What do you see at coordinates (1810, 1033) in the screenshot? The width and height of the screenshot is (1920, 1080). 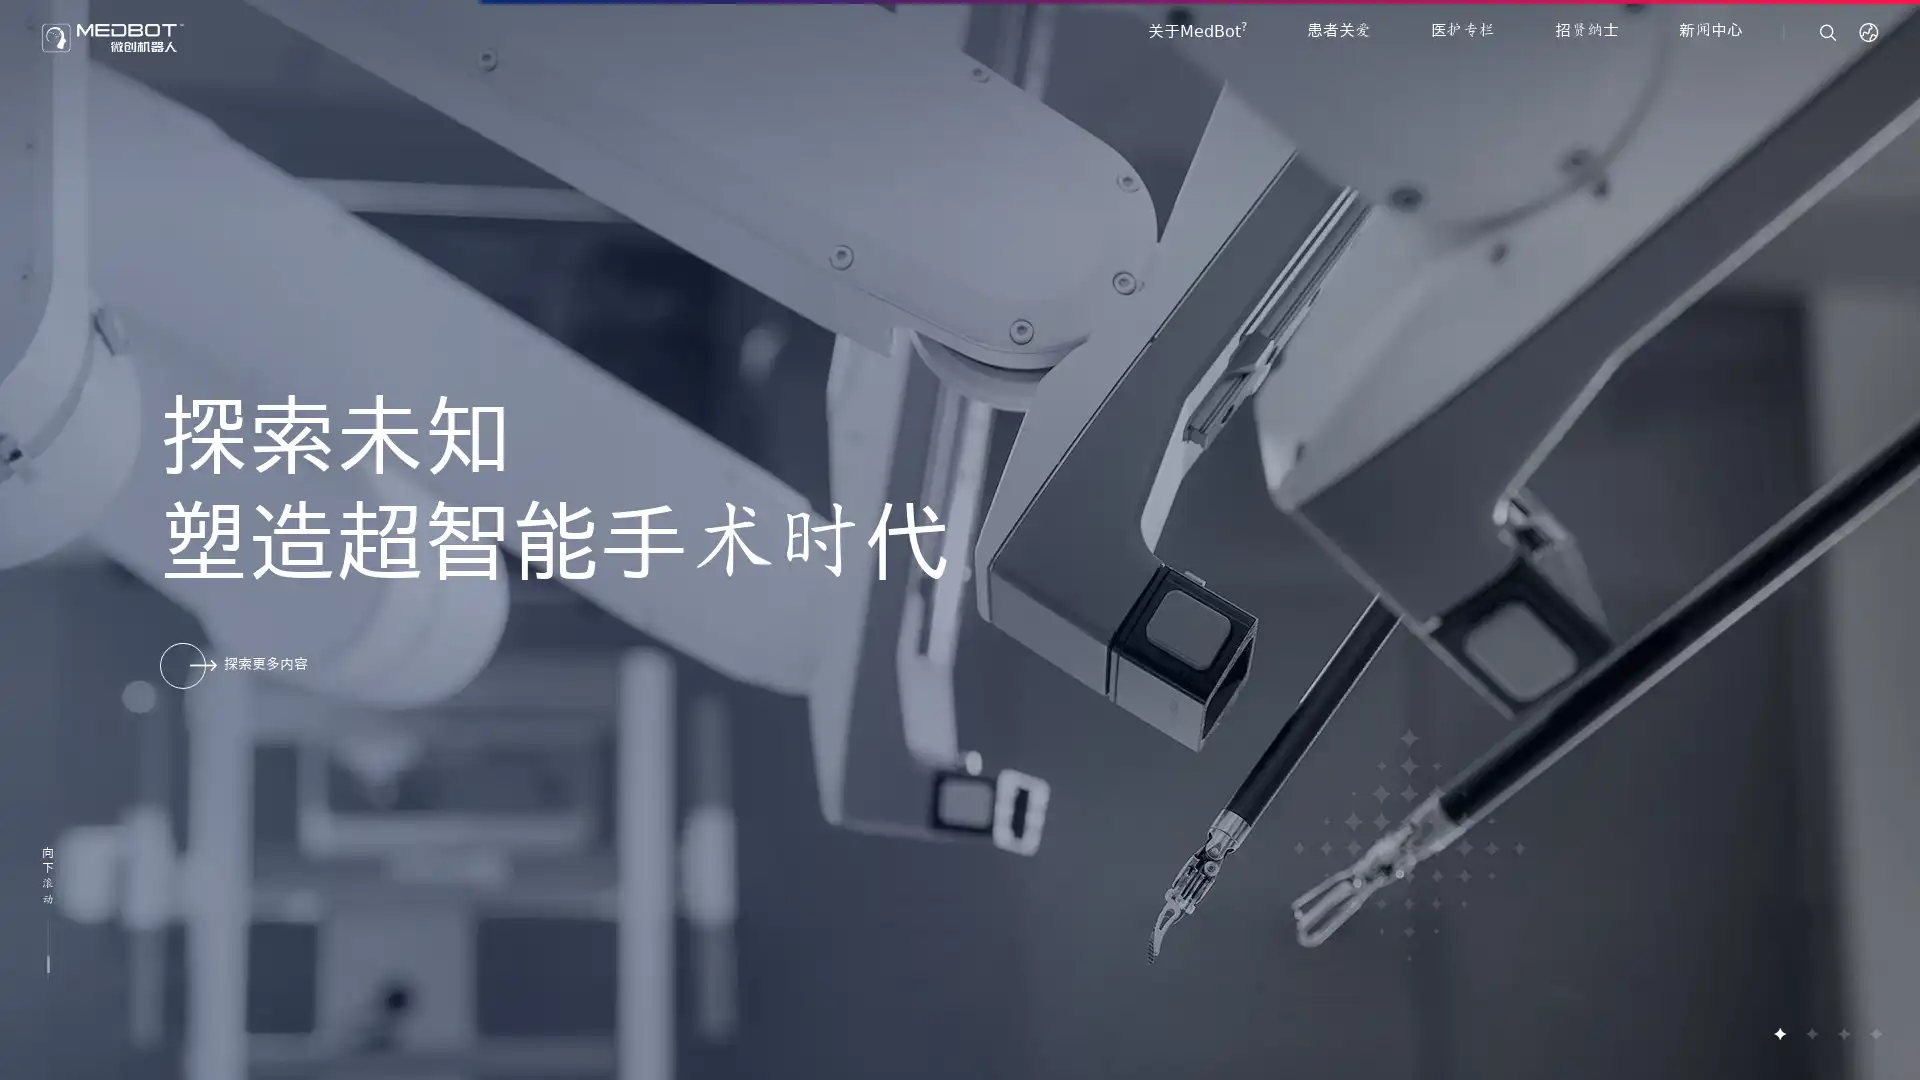 I see `Go to slide 2` at bounding box center [1810, 1033].